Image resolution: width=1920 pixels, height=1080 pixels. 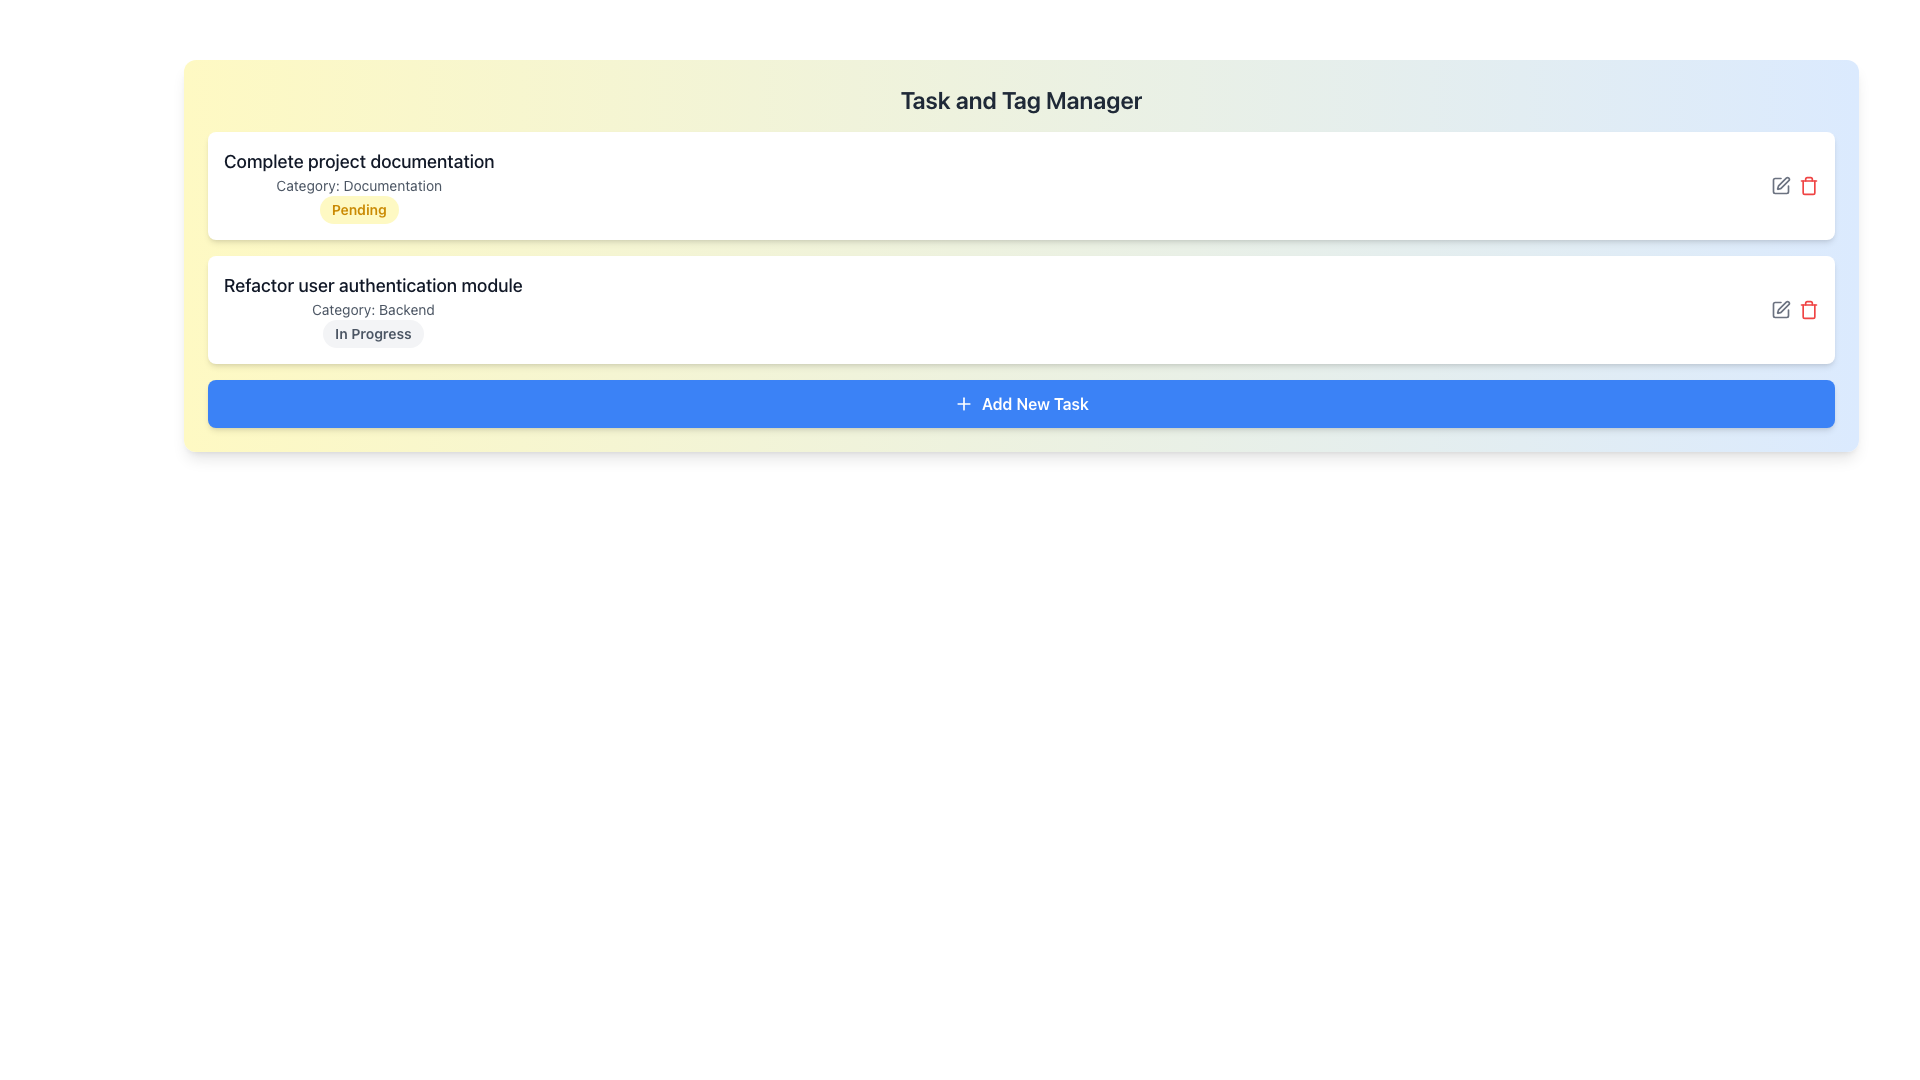 What do you see at coordinates (373, 285) in the screenshot?
I see `the text label that reads 'Refactor user authentication module'` at bounding box center [373, 285].